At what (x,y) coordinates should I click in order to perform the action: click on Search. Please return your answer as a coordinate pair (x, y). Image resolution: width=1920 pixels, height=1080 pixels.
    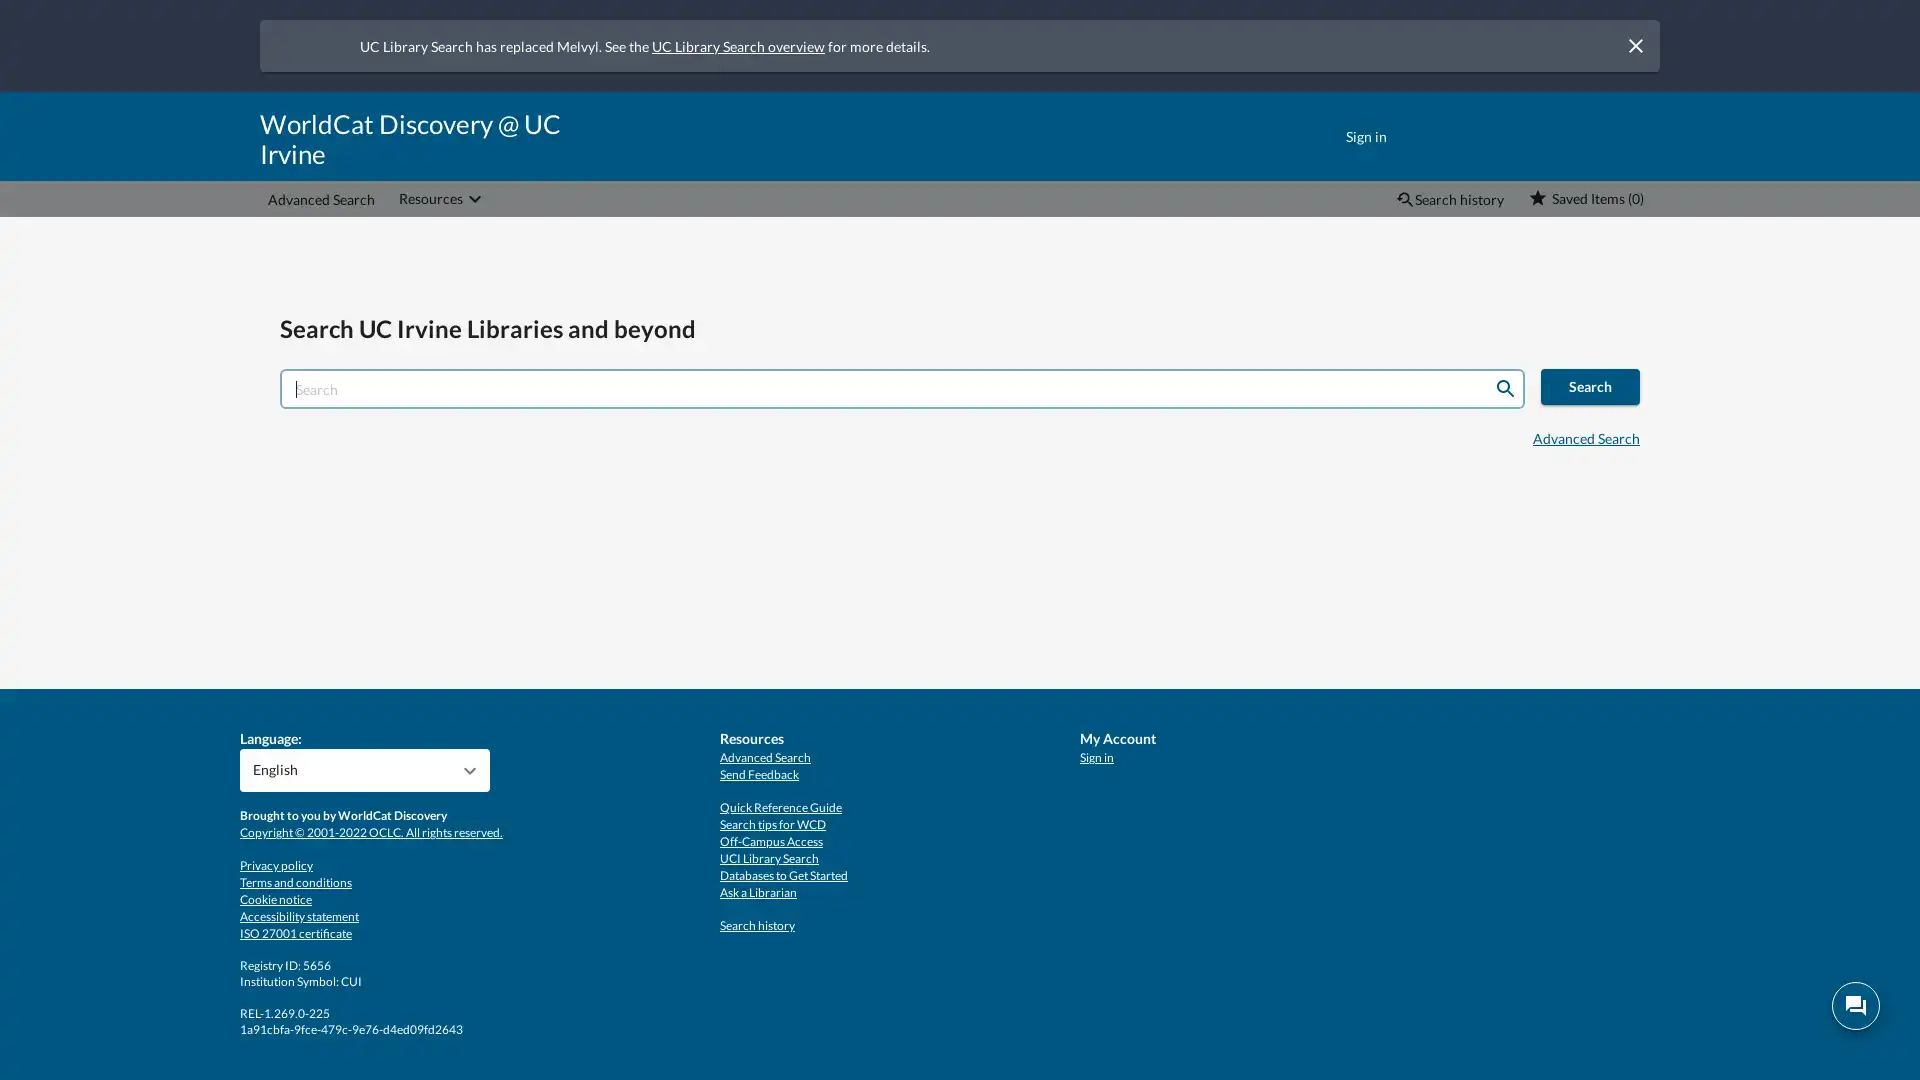
    Looking at the image, I should click on (1589, 386).